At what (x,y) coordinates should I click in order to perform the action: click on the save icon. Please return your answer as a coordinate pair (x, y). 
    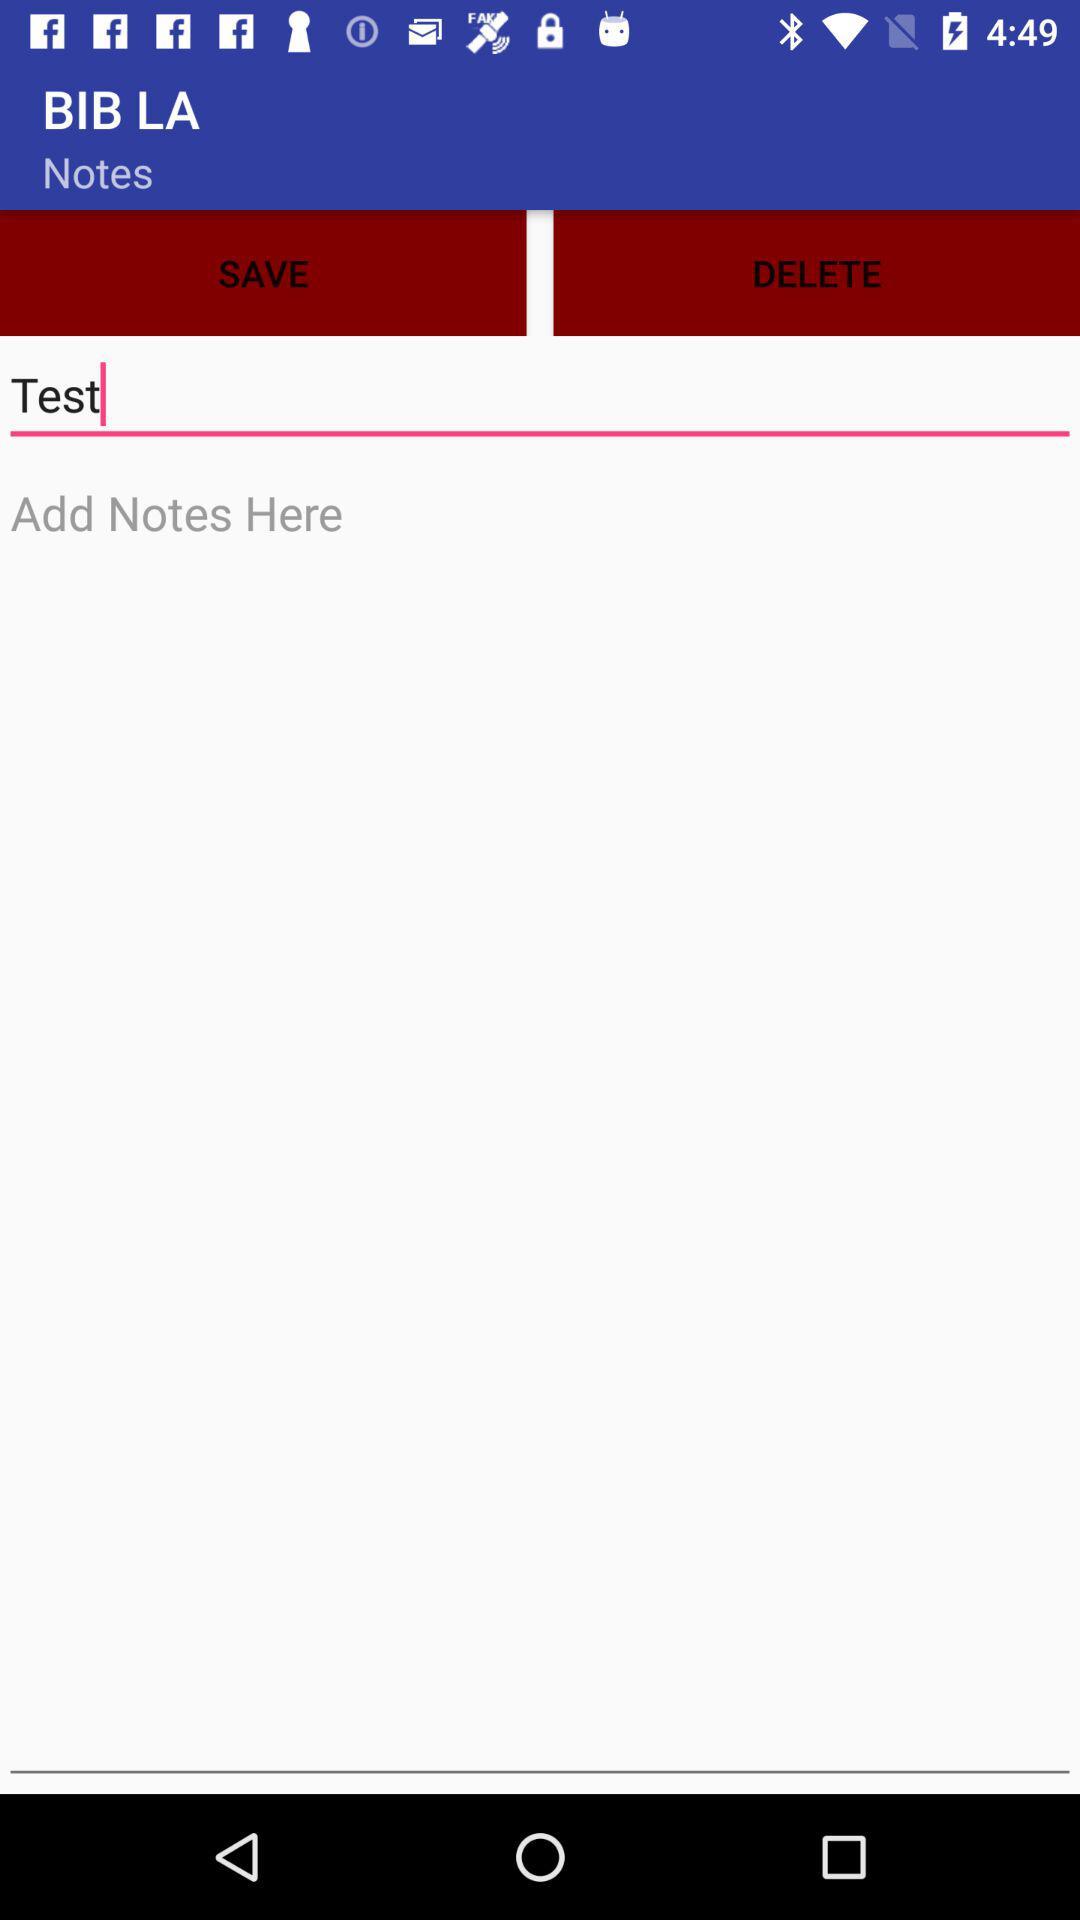
    Looking at the image, I should click on (262, 272).